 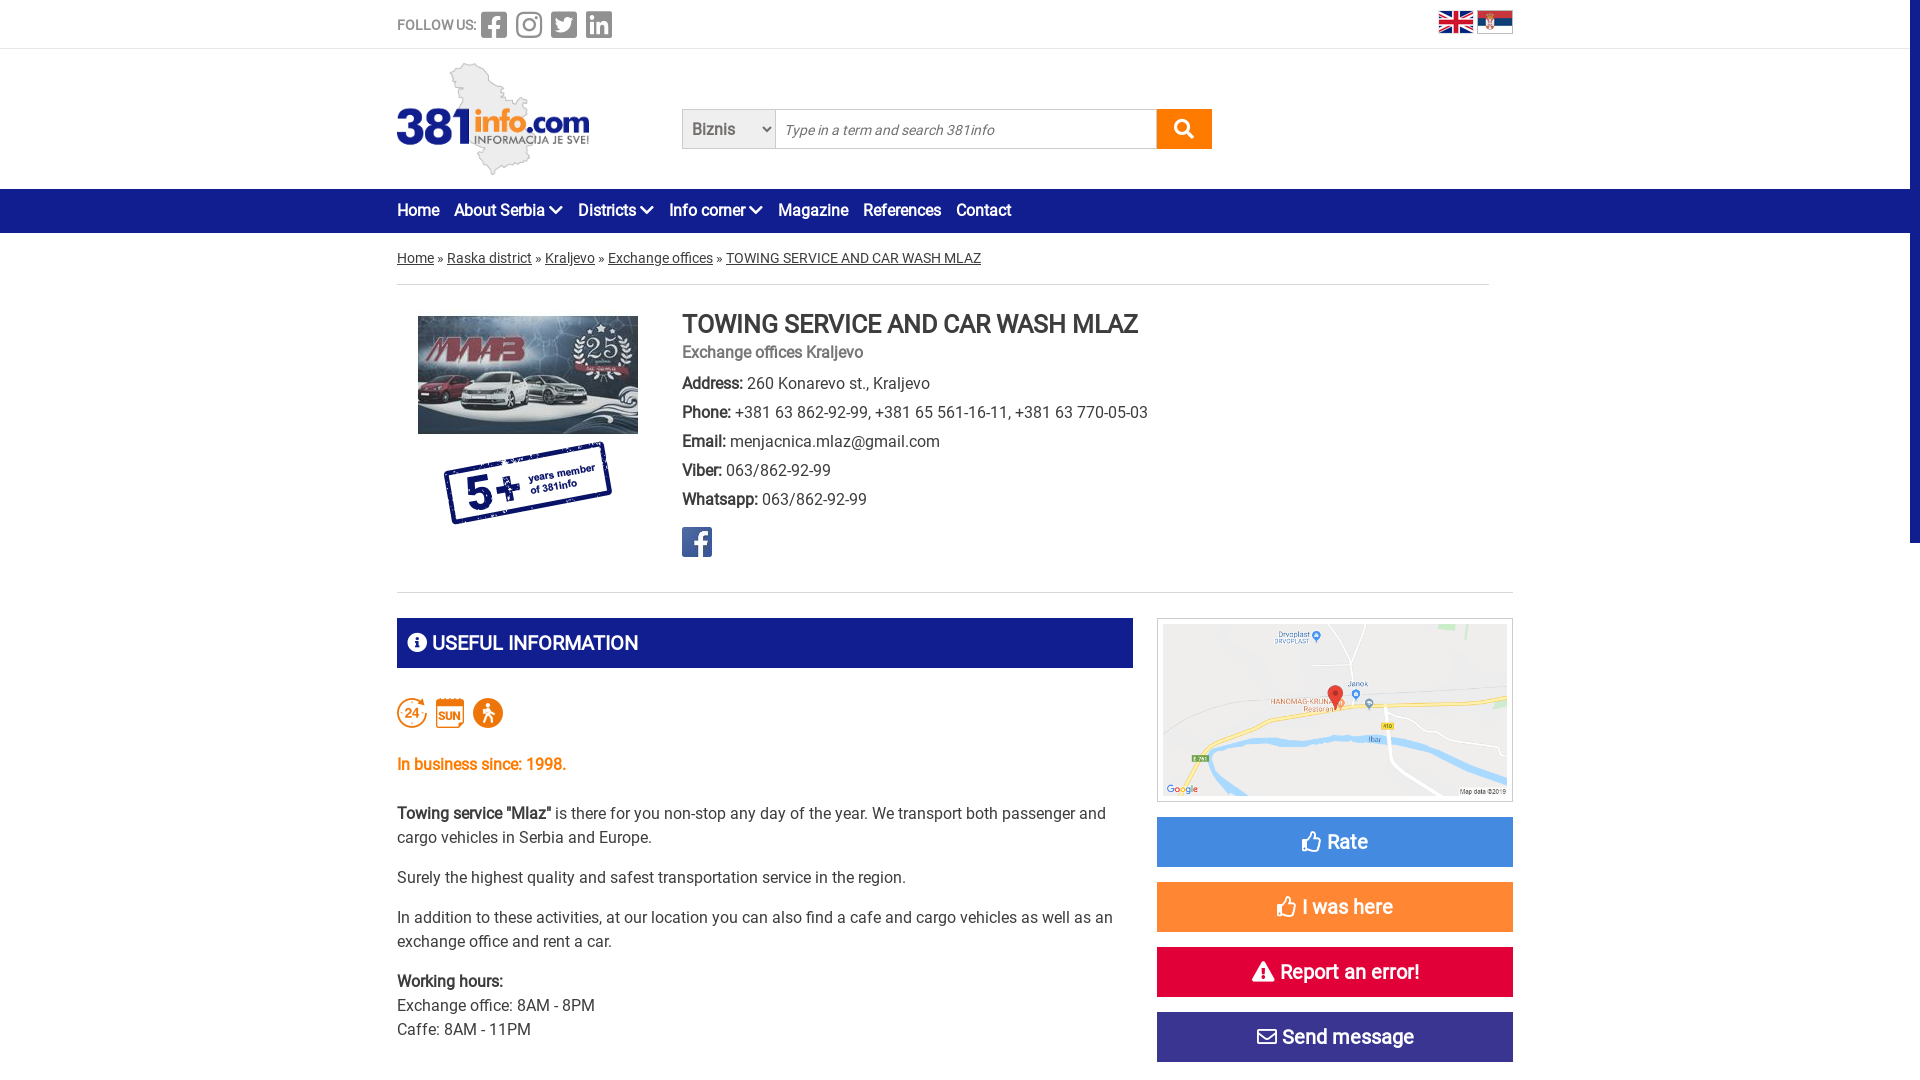 I want to click on 'About Serbia', so click(x=508, y=211).